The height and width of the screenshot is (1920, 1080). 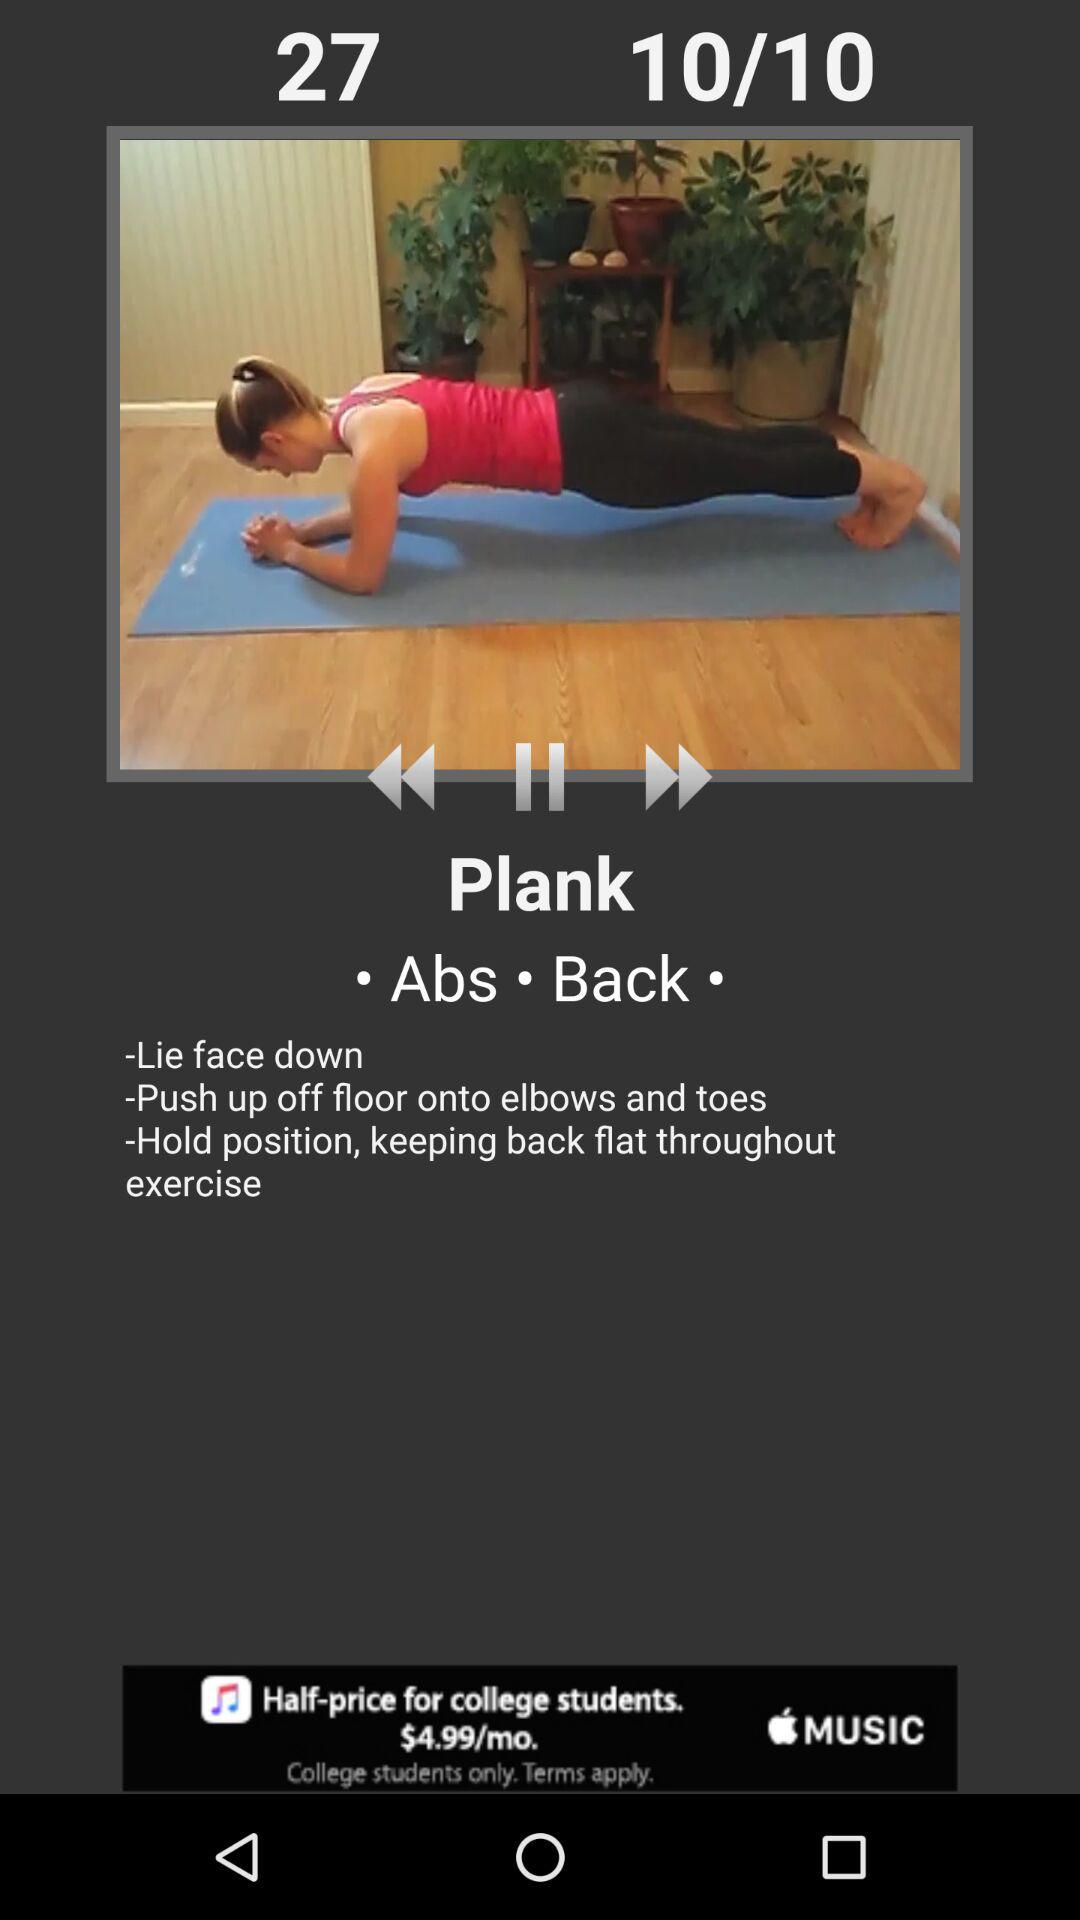 What do you see at coordinates (407, 776) in the screenshot?
I see `previous` at bounding box center [407, 776].